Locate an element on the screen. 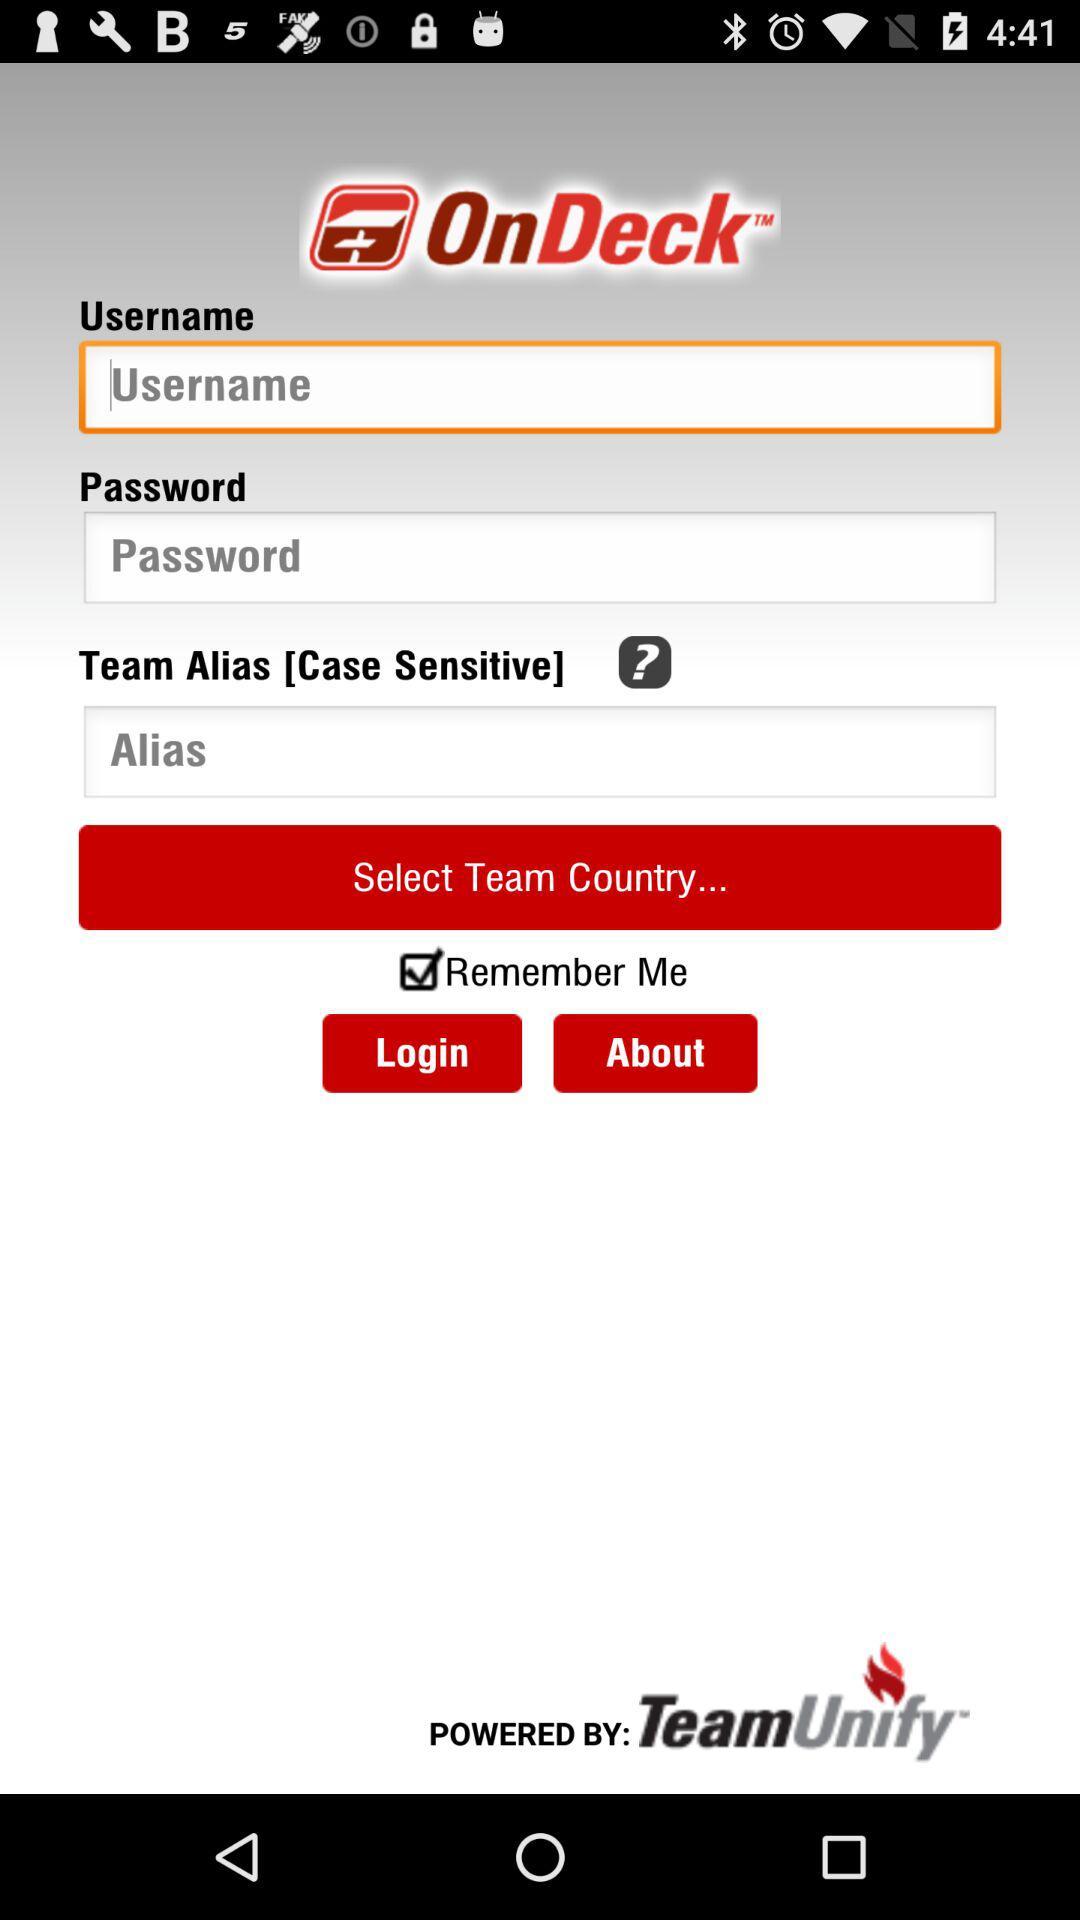  alias is located at coordinates (540, 755).